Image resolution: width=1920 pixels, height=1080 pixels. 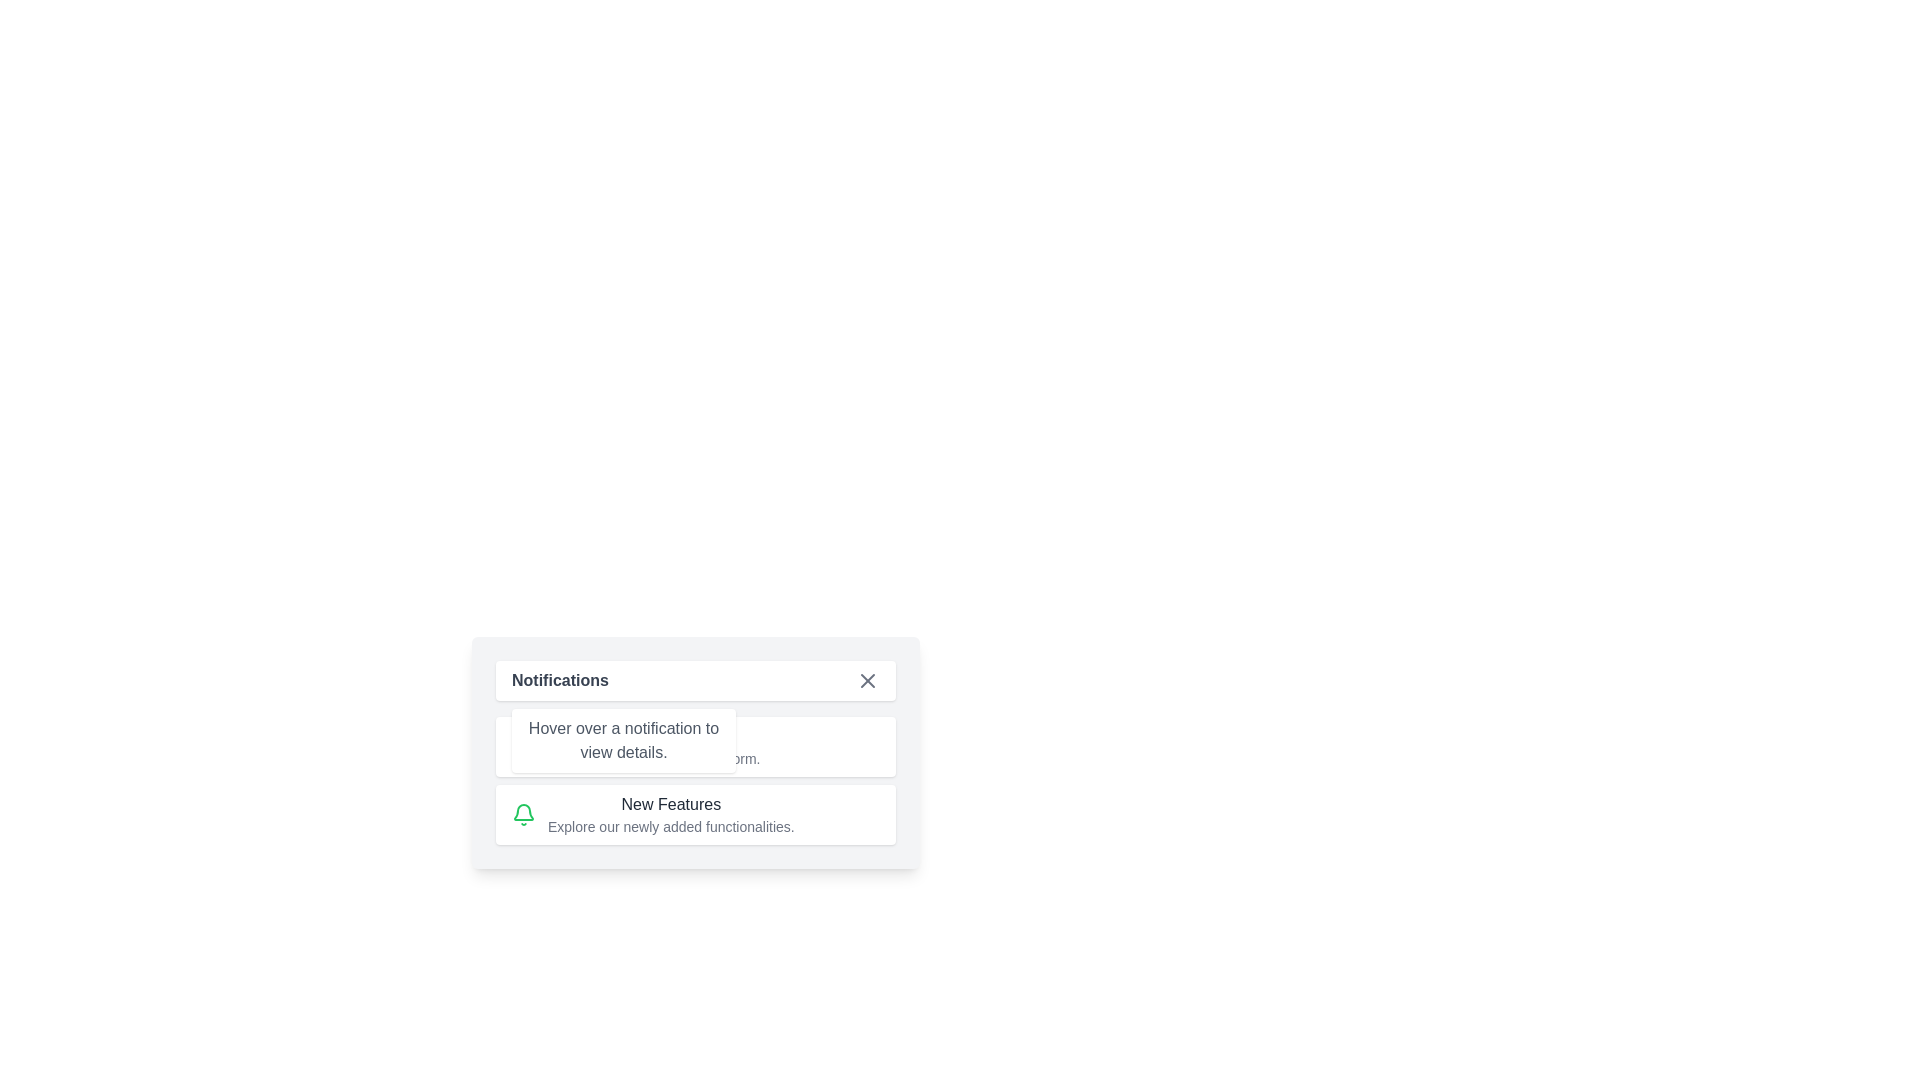 I want to click on the details of the second Notification Card in the Notifications section, which provides information about new features available within the system, so click(x=696, y=779).